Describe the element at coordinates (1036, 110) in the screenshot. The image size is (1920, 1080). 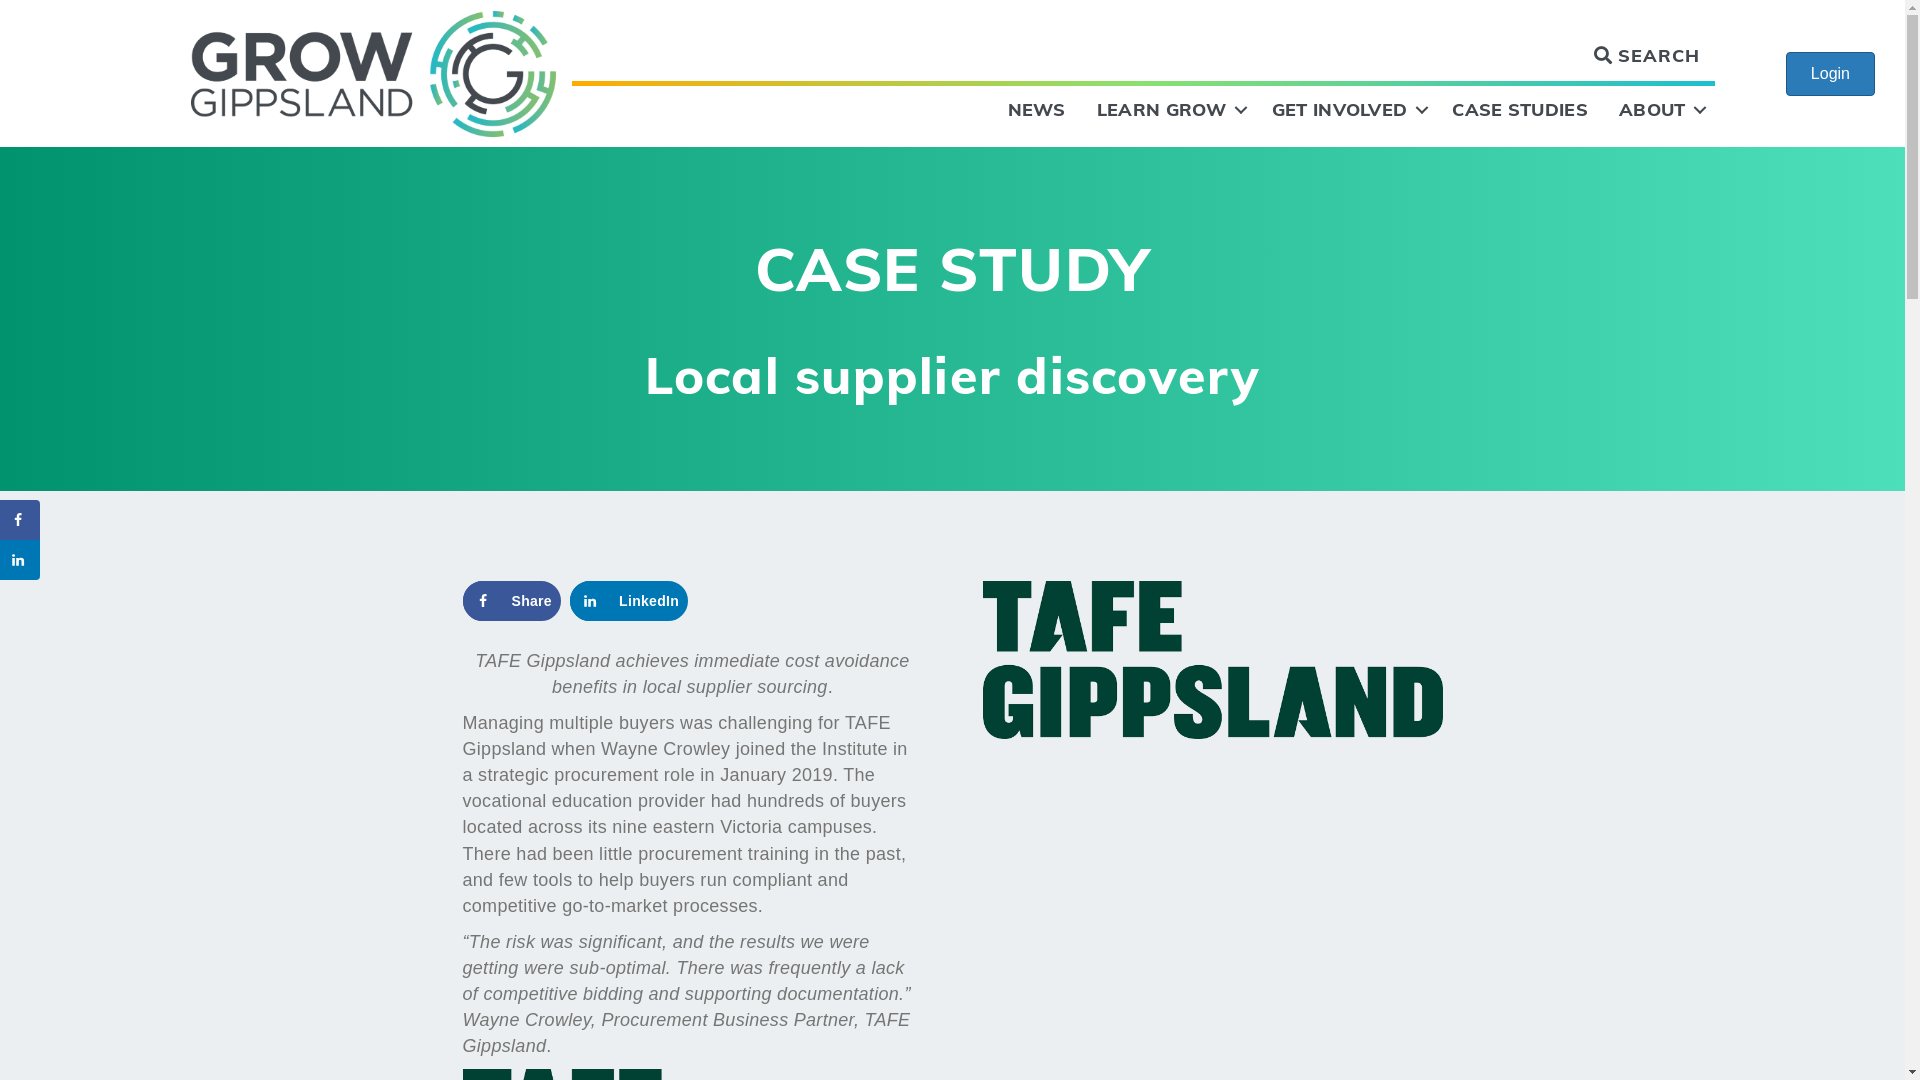
I see `'NEWS'` at that location.